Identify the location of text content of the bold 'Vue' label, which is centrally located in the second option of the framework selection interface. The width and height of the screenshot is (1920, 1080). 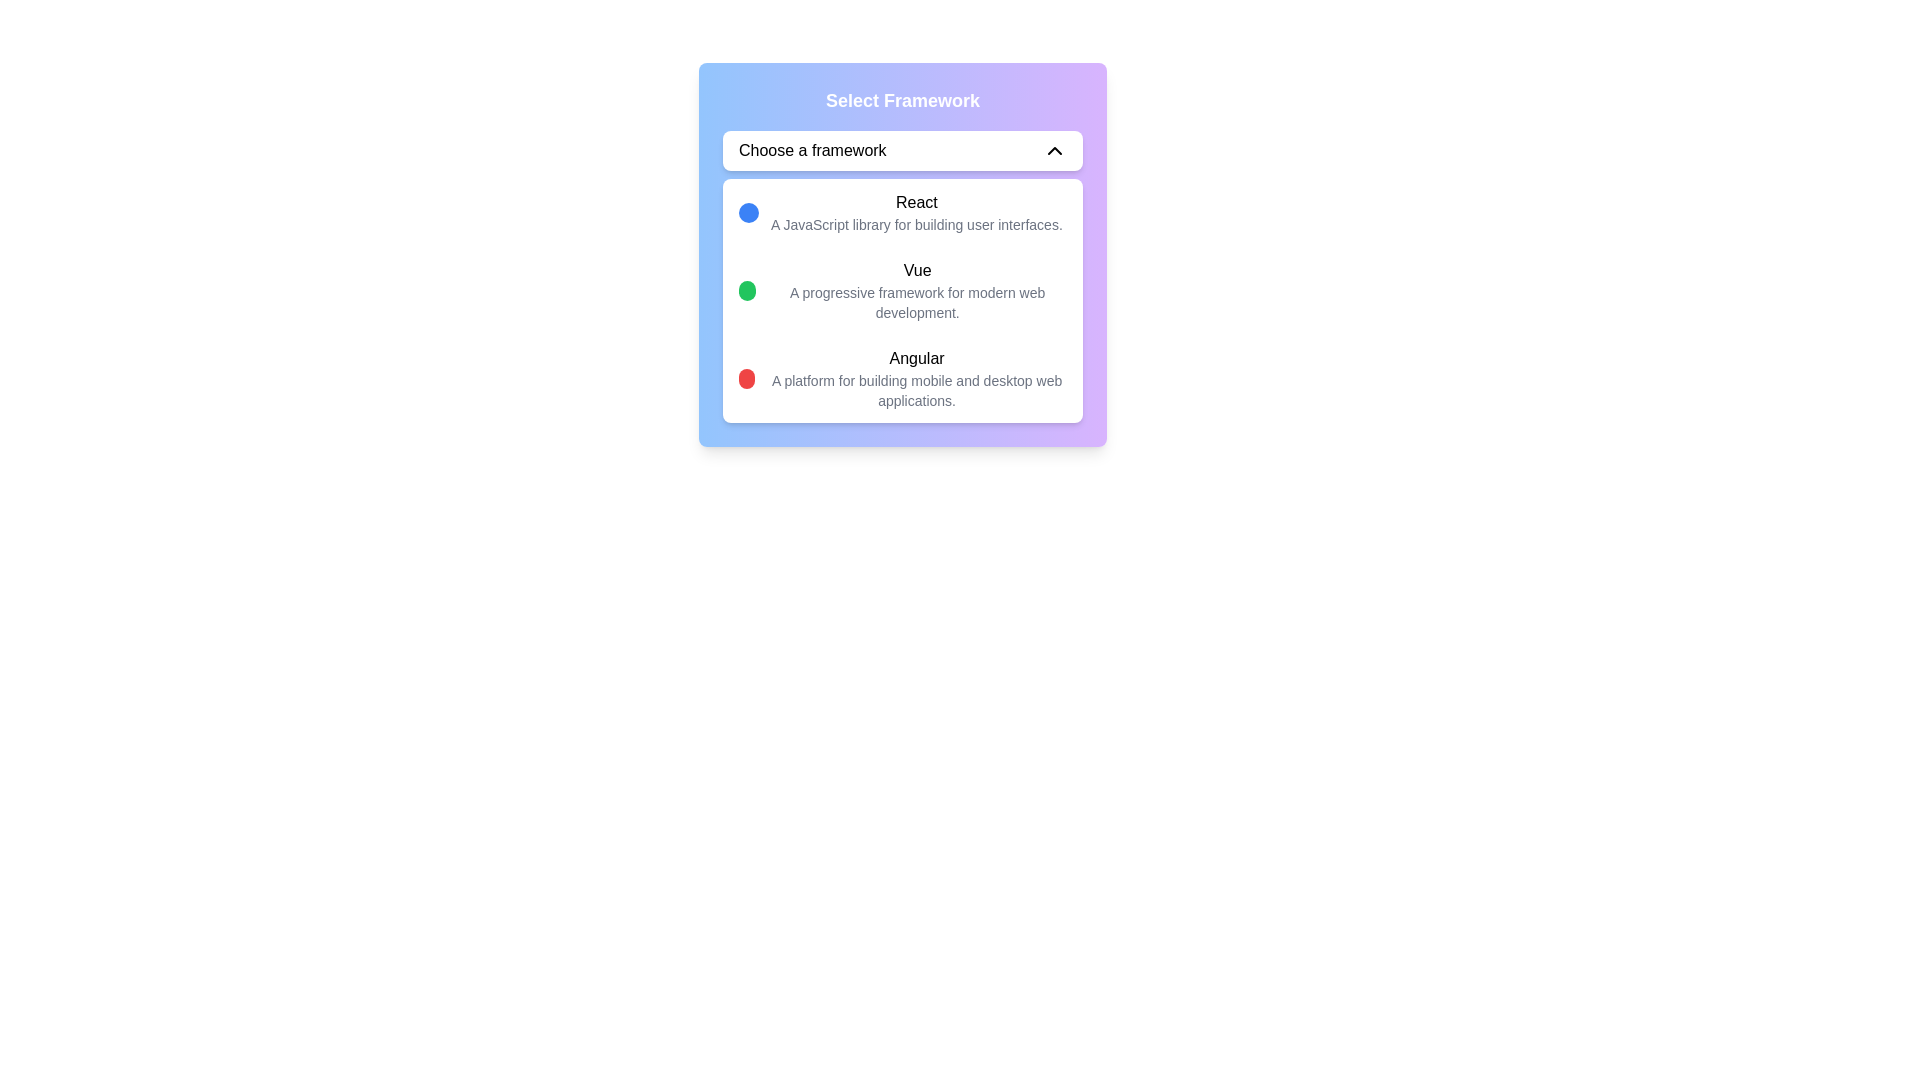
(916, 270).